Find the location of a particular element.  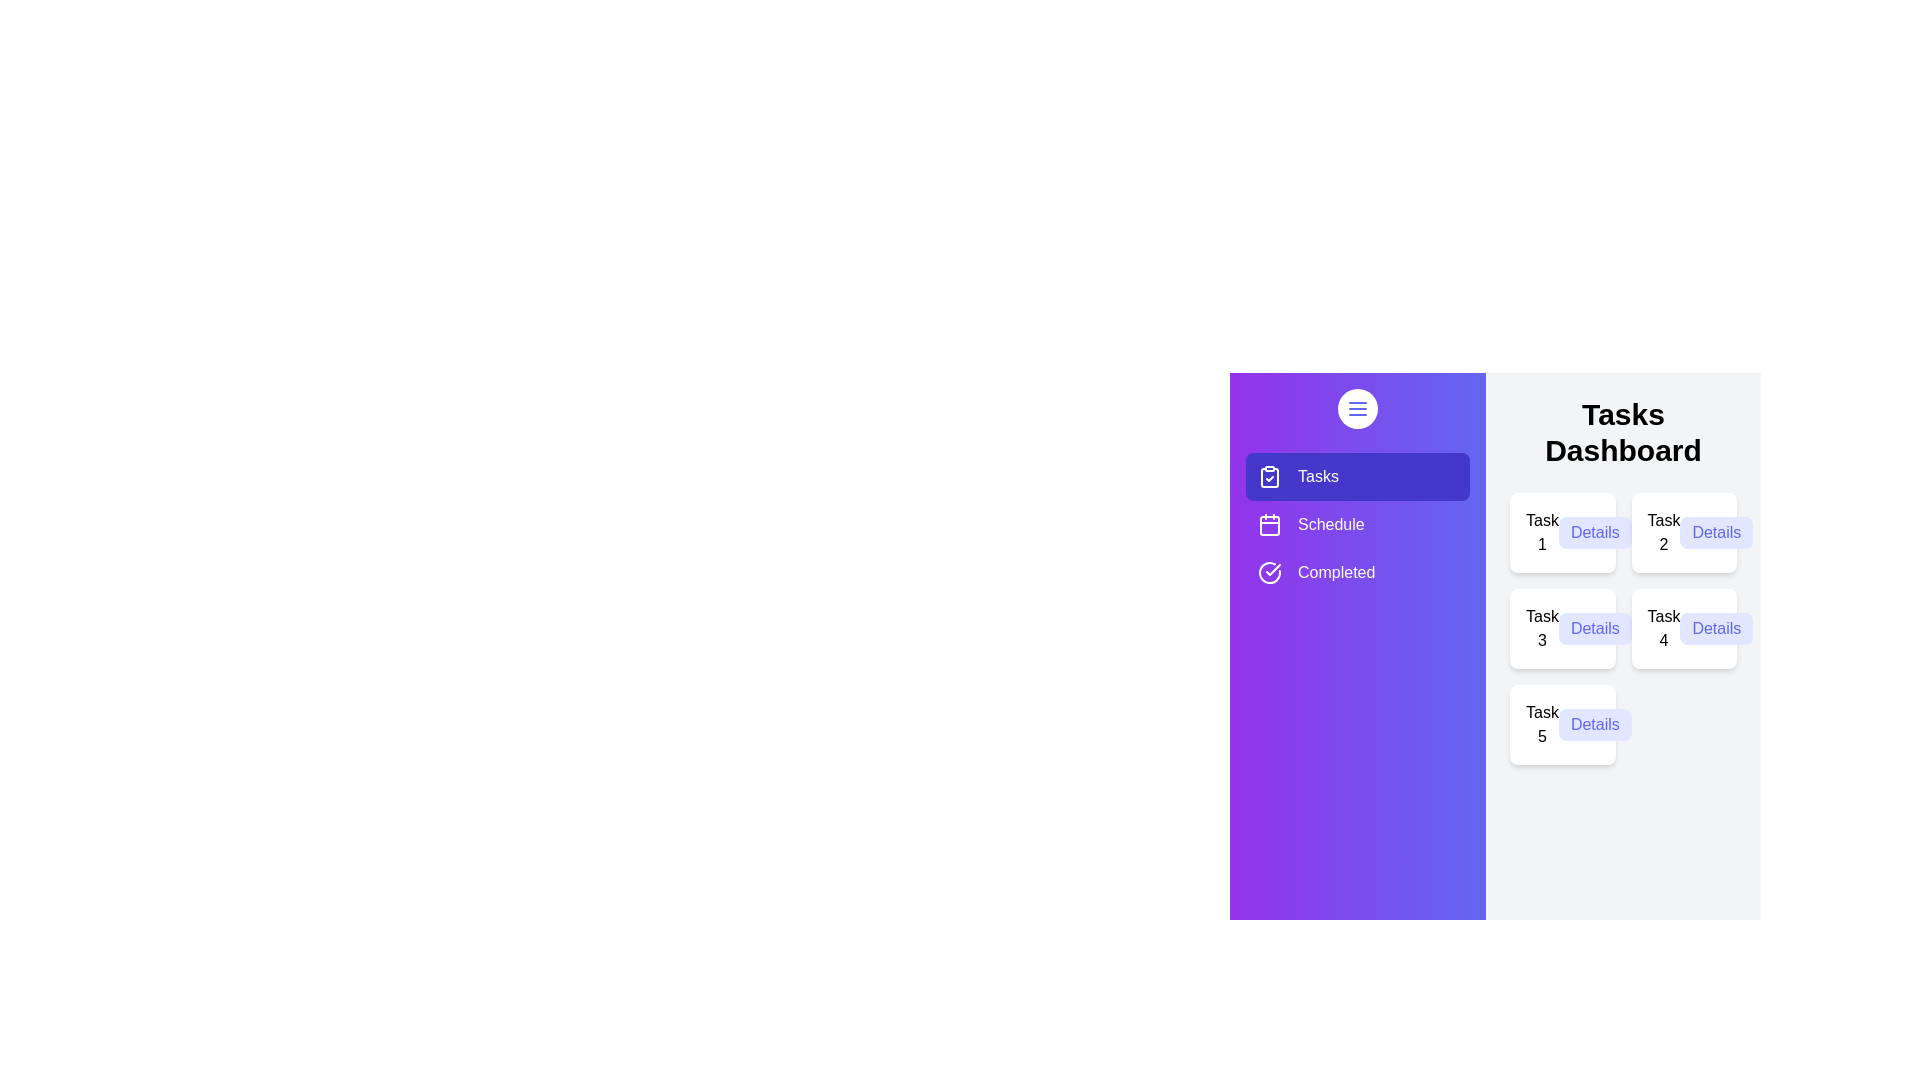

the 'Details' button of Task 5 is located at coordinates (1594, 725).